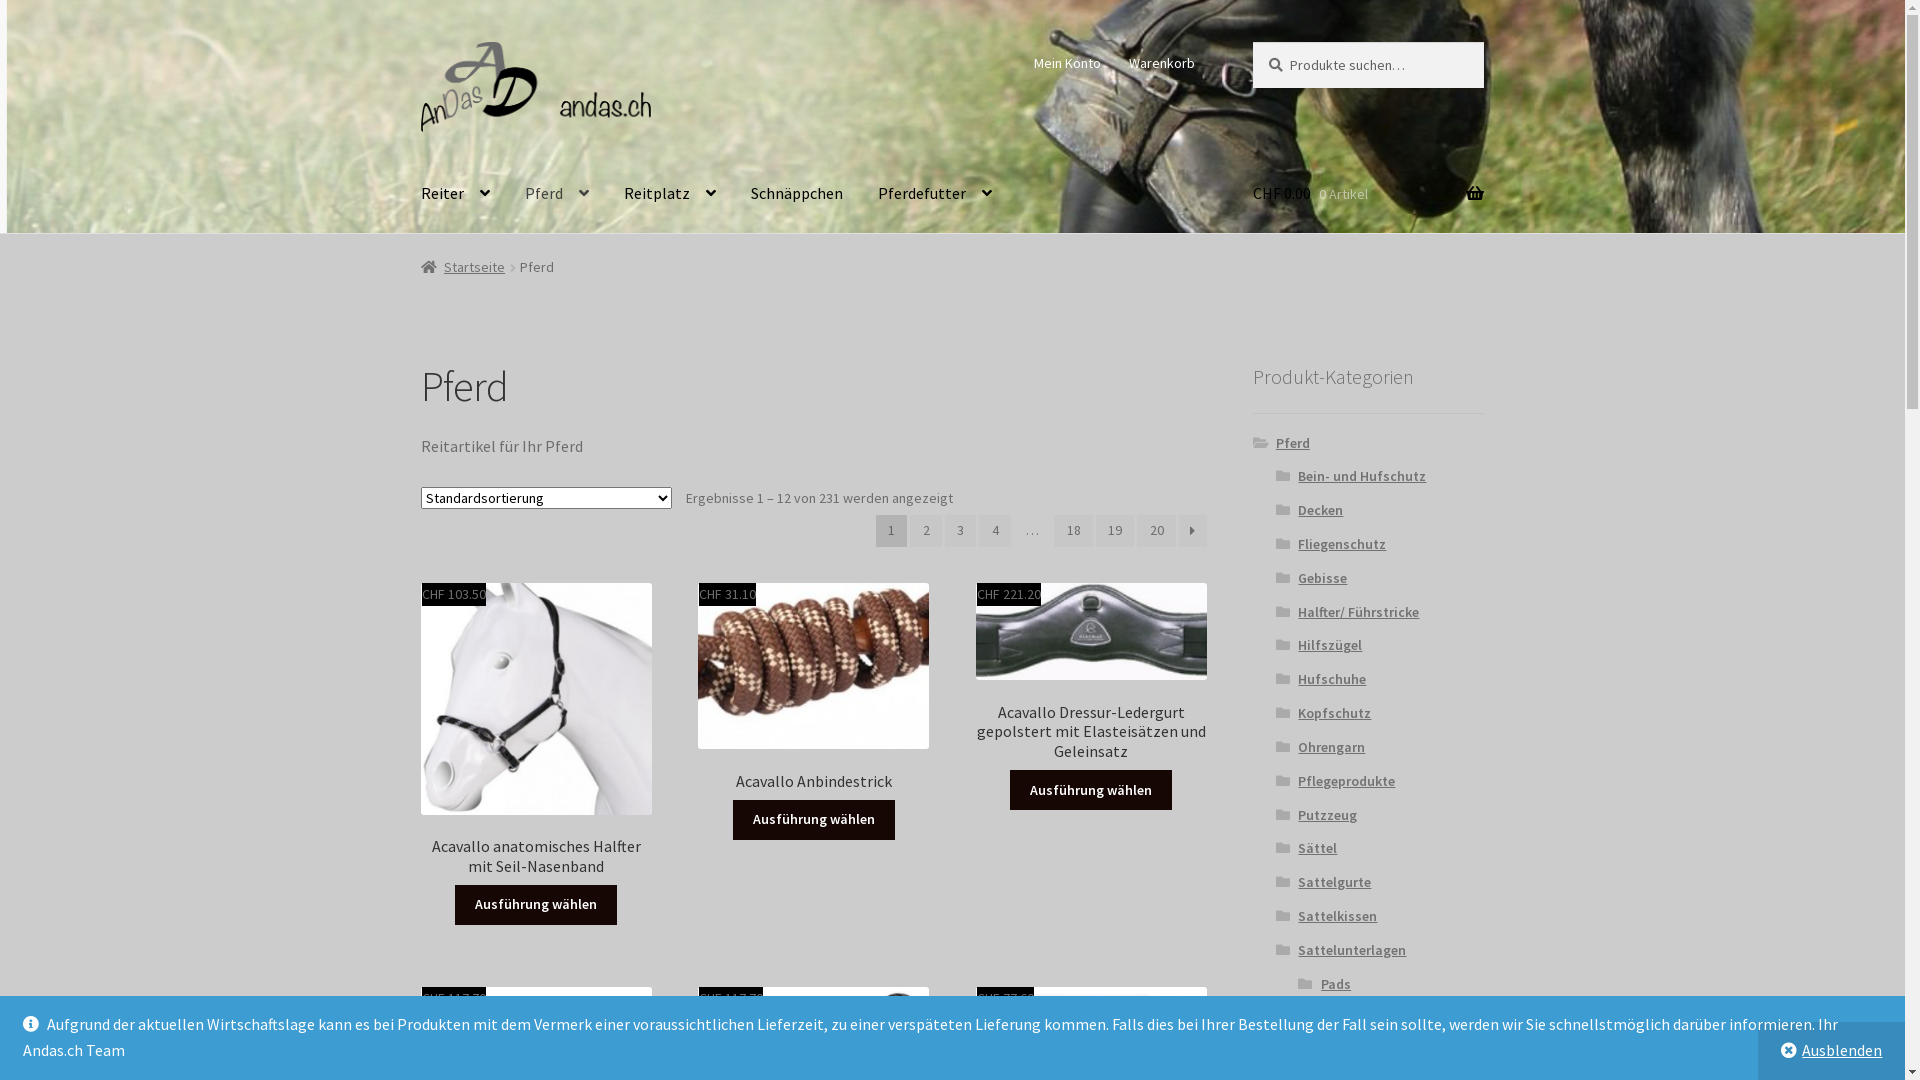  I want to click on 'Decken', so click(1320, 508).